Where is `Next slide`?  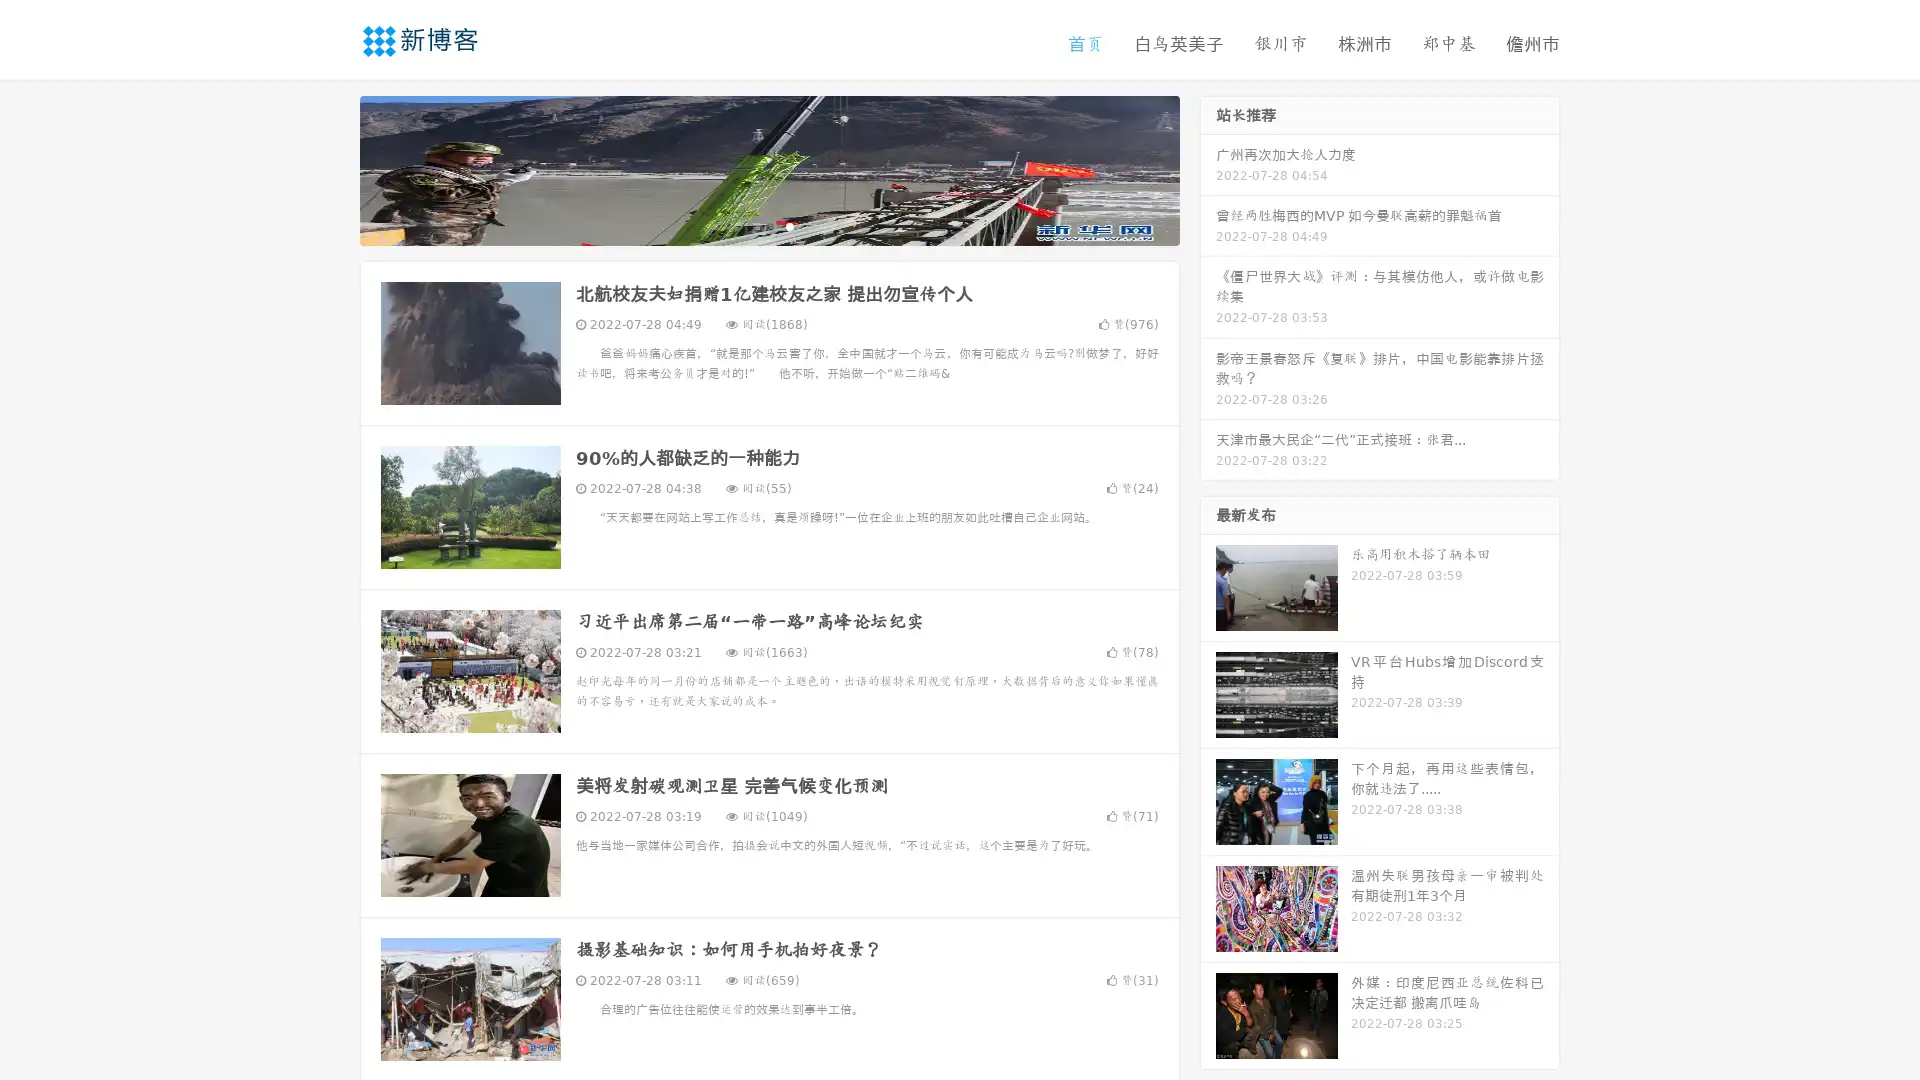
Next slide is located at coordinates (1208, 168).